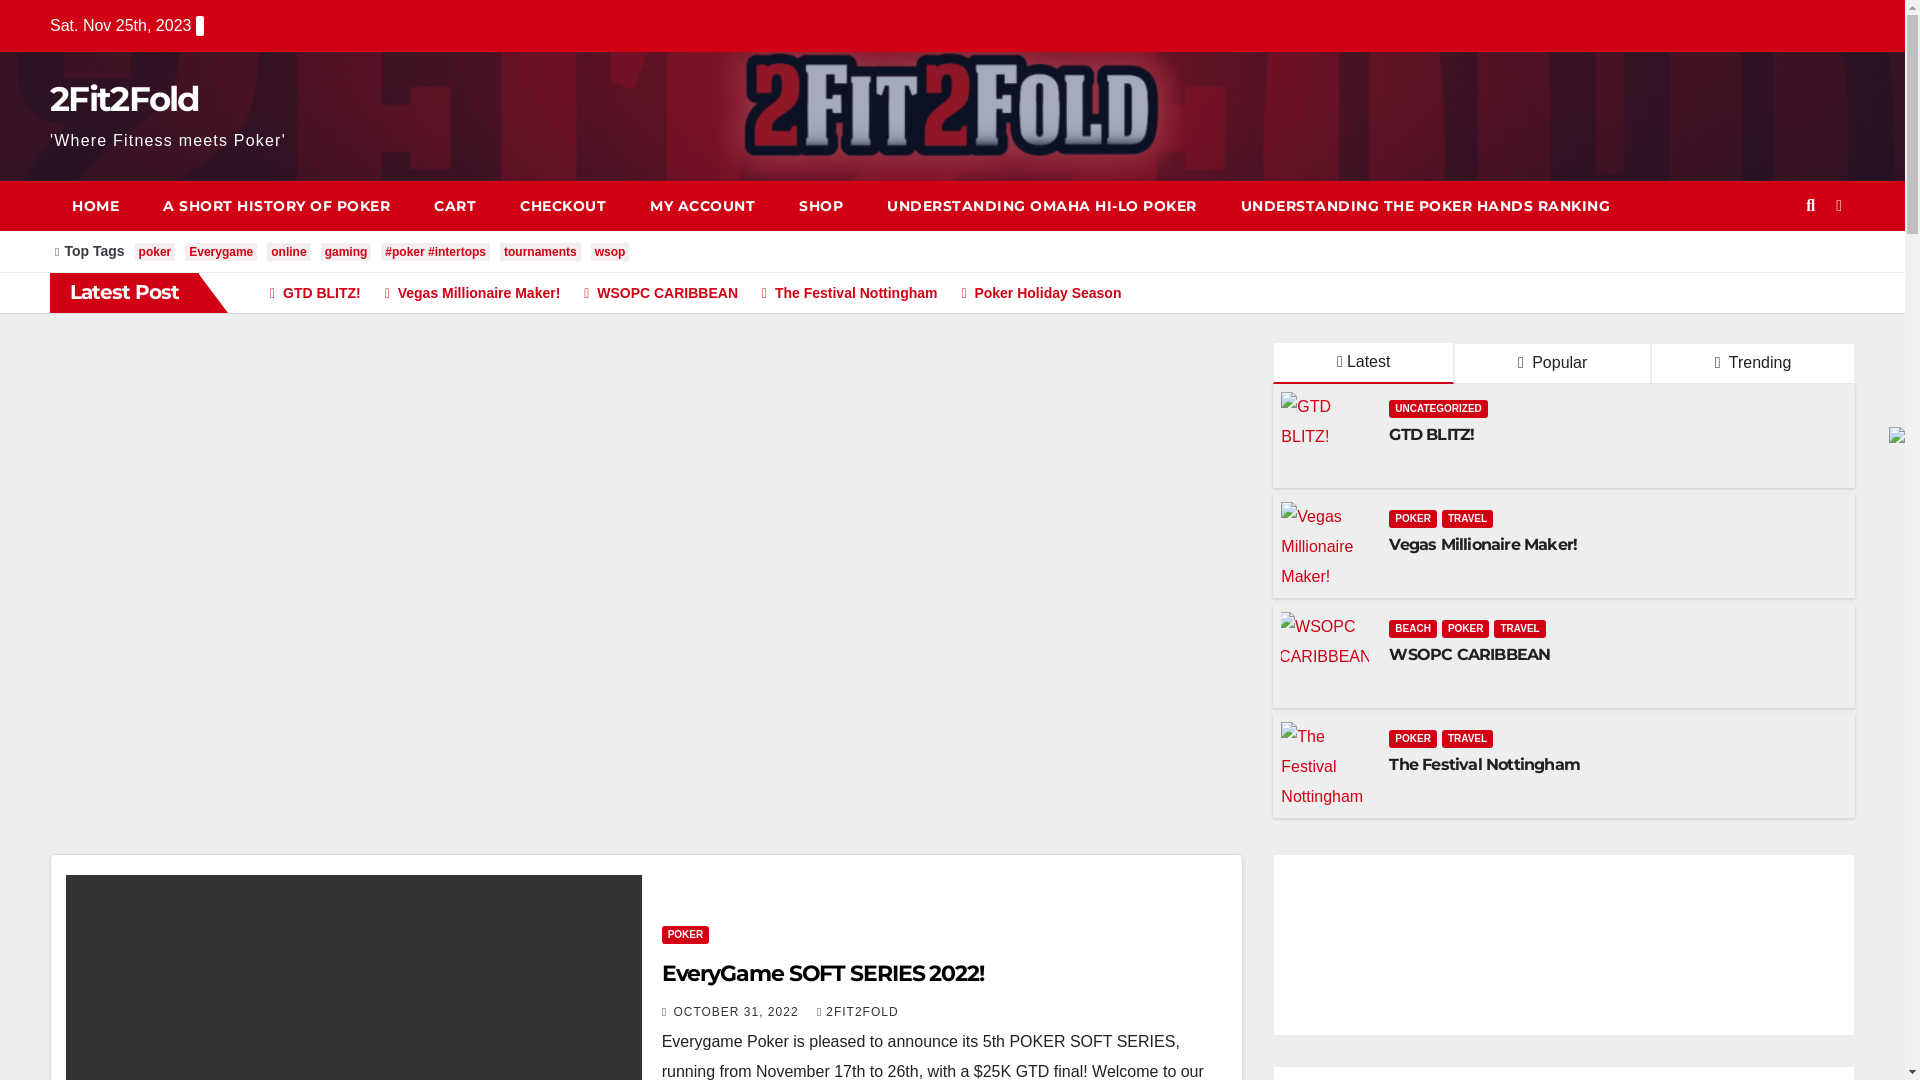 This screenshot has width=1920, height=1080. I want to click on 'Popular', so click(1551, 363).